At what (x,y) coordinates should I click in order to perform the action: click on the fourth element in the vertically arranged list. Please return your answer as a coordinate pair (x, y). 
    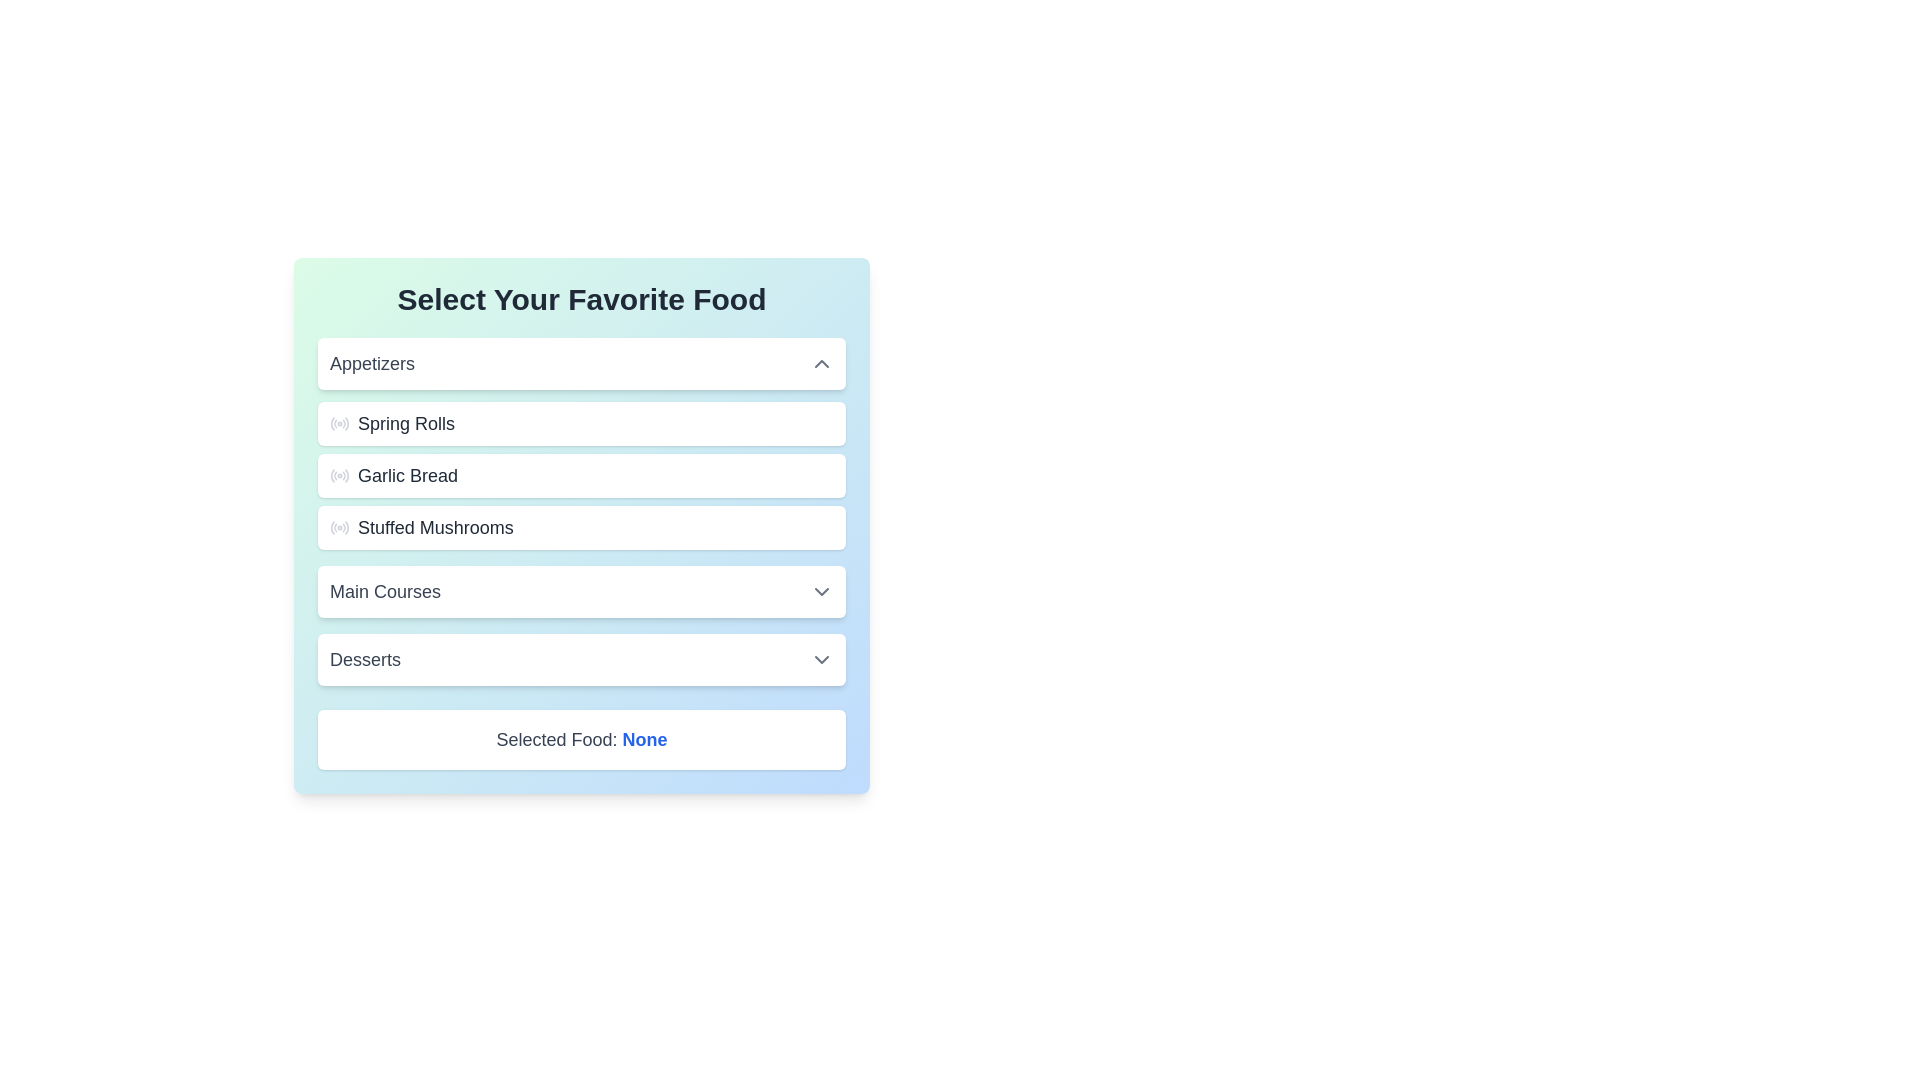
    Looking at the image, I should click on (580, 590).